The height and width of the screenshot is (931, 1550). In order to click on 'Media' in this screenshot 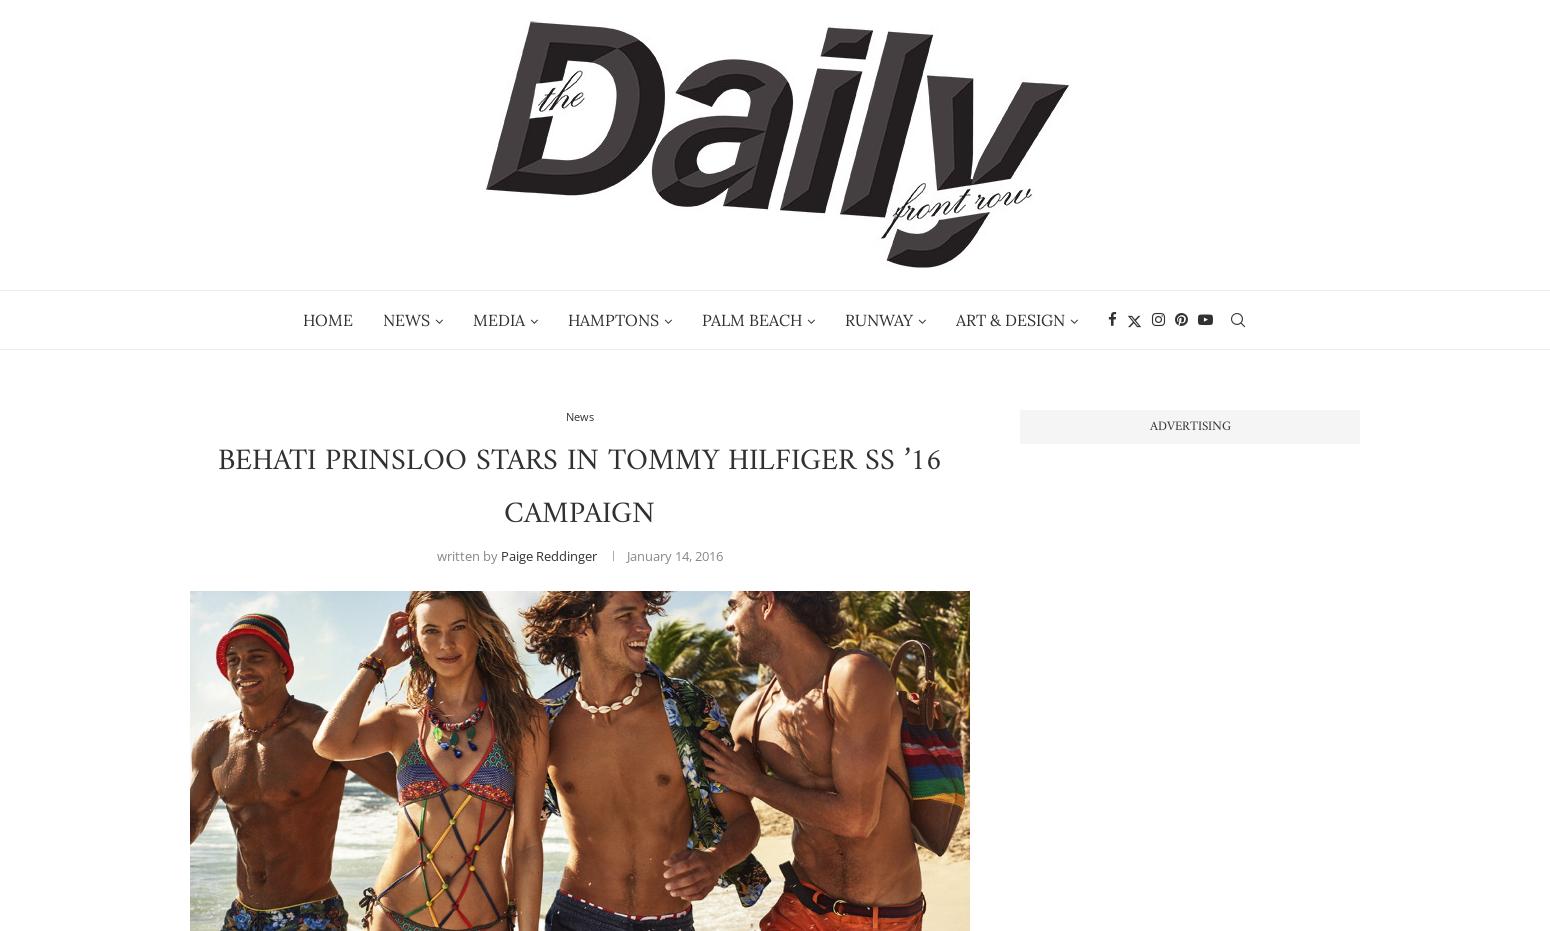, I will do `click(497, 318)`.